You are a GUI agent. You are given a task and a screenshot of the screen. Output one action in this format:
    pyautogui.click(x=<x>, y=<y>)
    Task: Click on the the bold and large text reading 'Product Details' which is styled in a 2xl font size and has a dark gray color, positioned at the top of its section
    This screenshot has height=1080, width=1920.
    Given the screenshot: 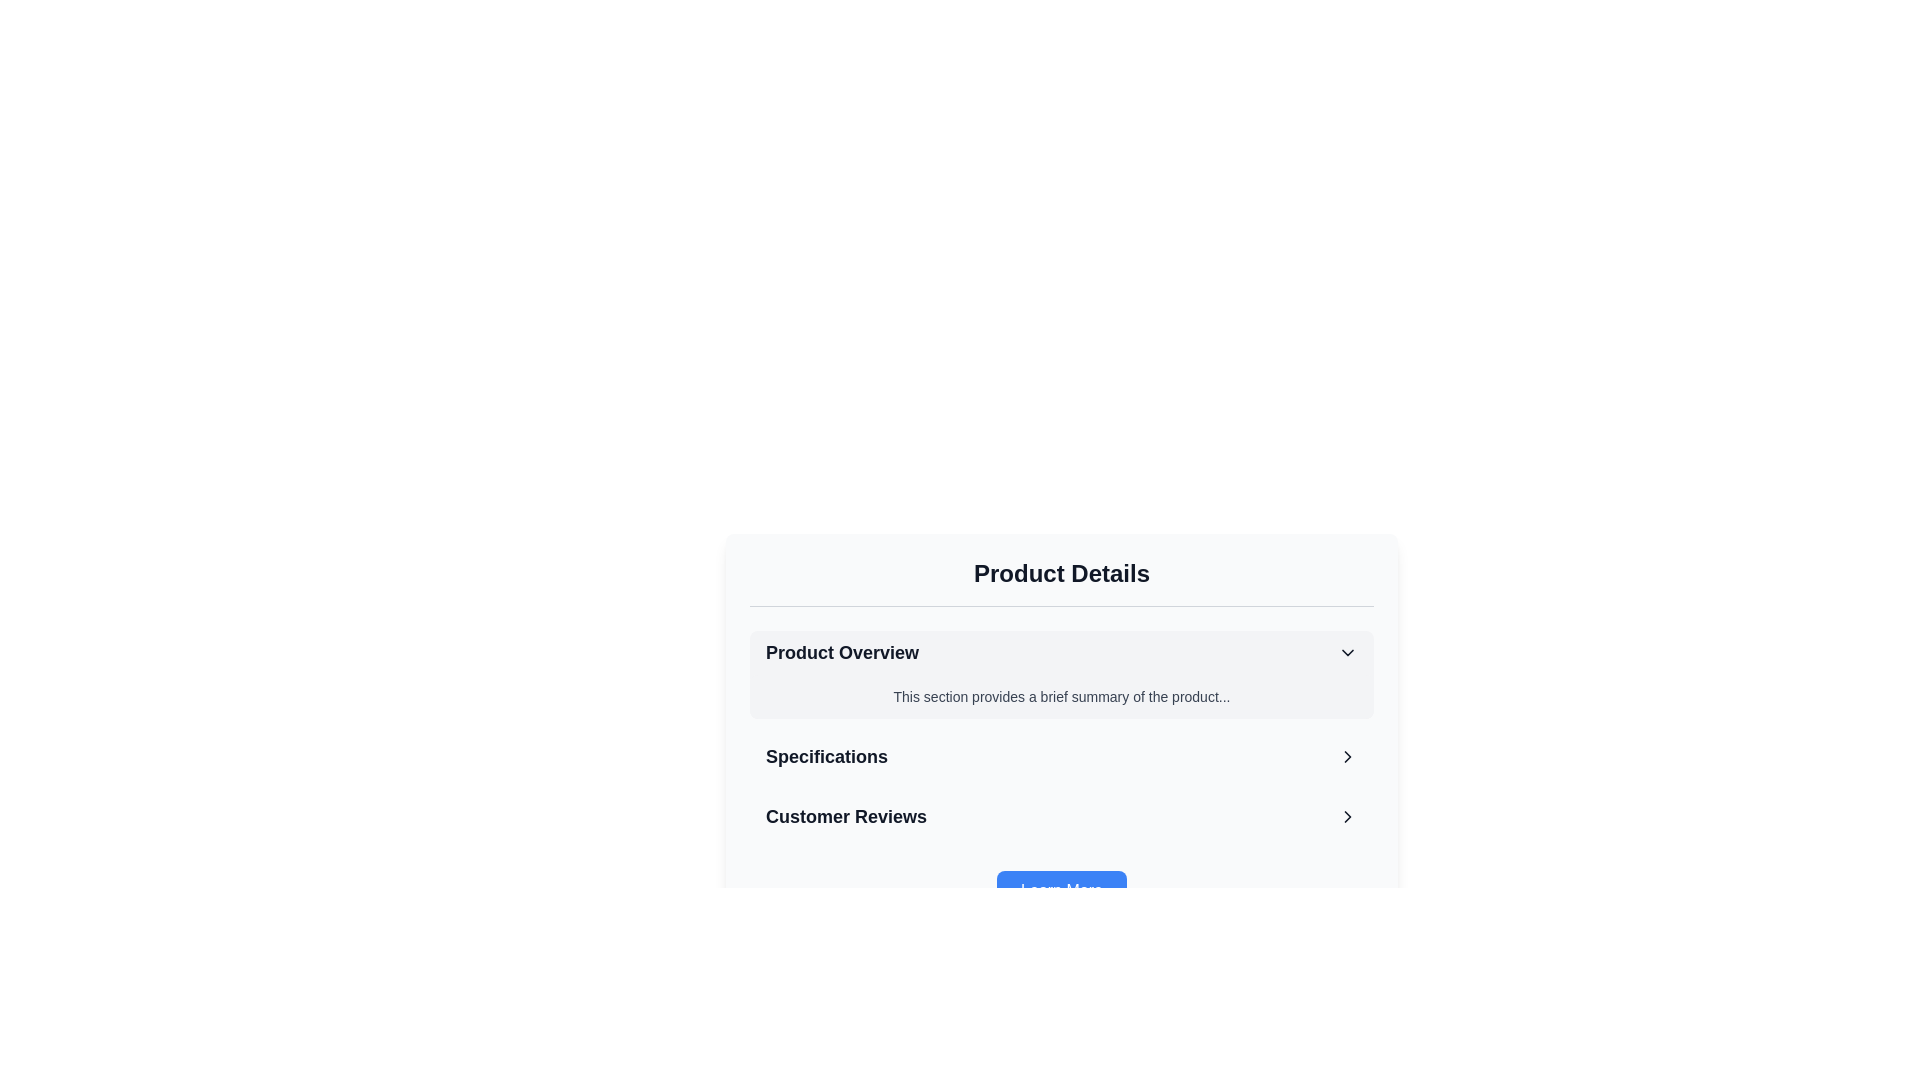 What is the action you would take?
    pyautogui.click(x=1060, y=574)
    